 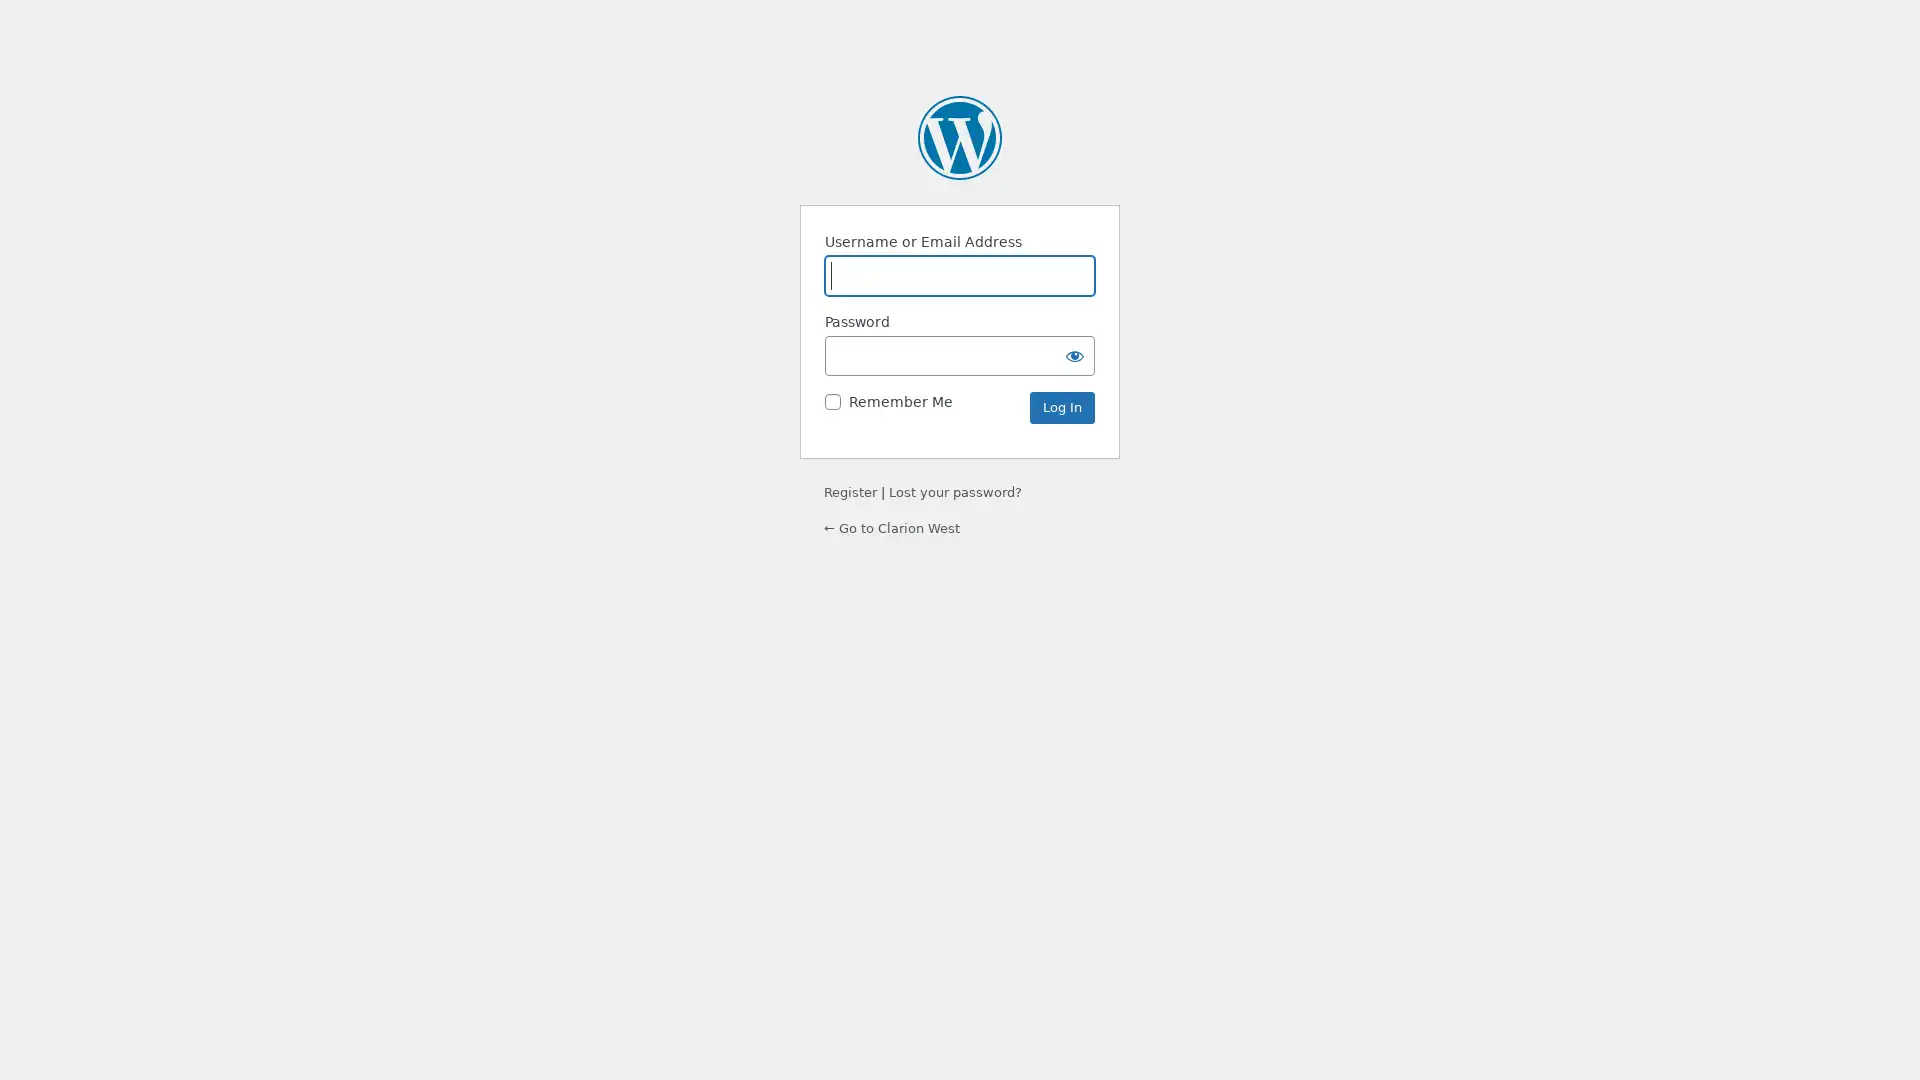 I want to click on Show password, so click(x=1074, y=354).